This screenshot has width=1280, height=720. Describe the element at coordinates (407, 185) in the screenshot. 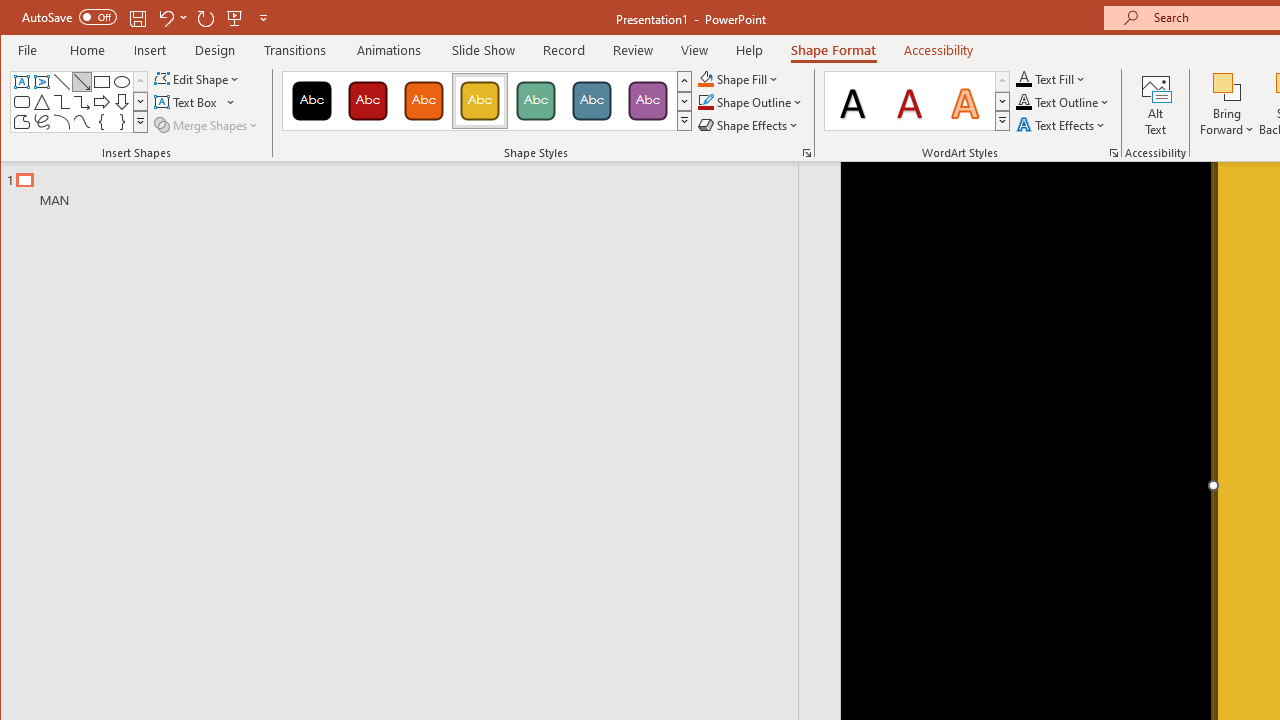

I see `'Outline'` at that location.